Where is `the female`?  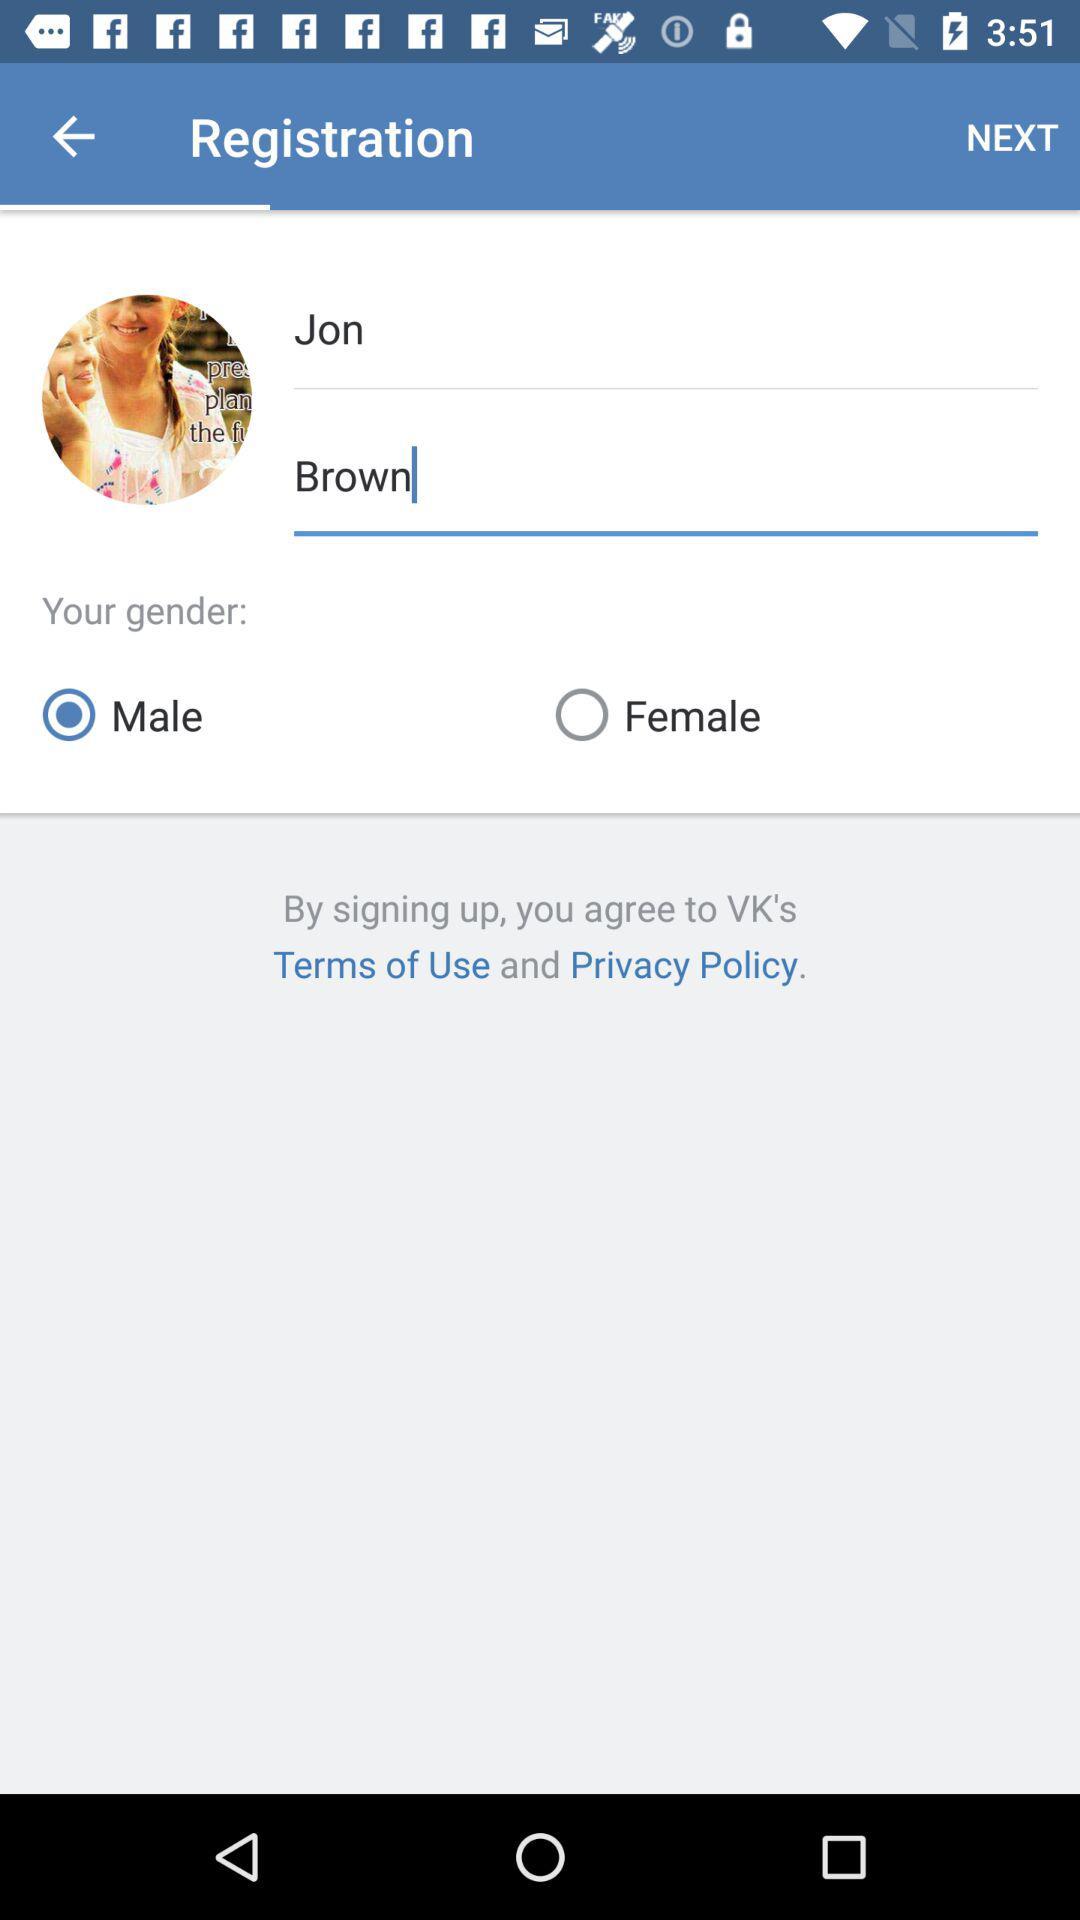
the female is located at coordinates (795, 714).